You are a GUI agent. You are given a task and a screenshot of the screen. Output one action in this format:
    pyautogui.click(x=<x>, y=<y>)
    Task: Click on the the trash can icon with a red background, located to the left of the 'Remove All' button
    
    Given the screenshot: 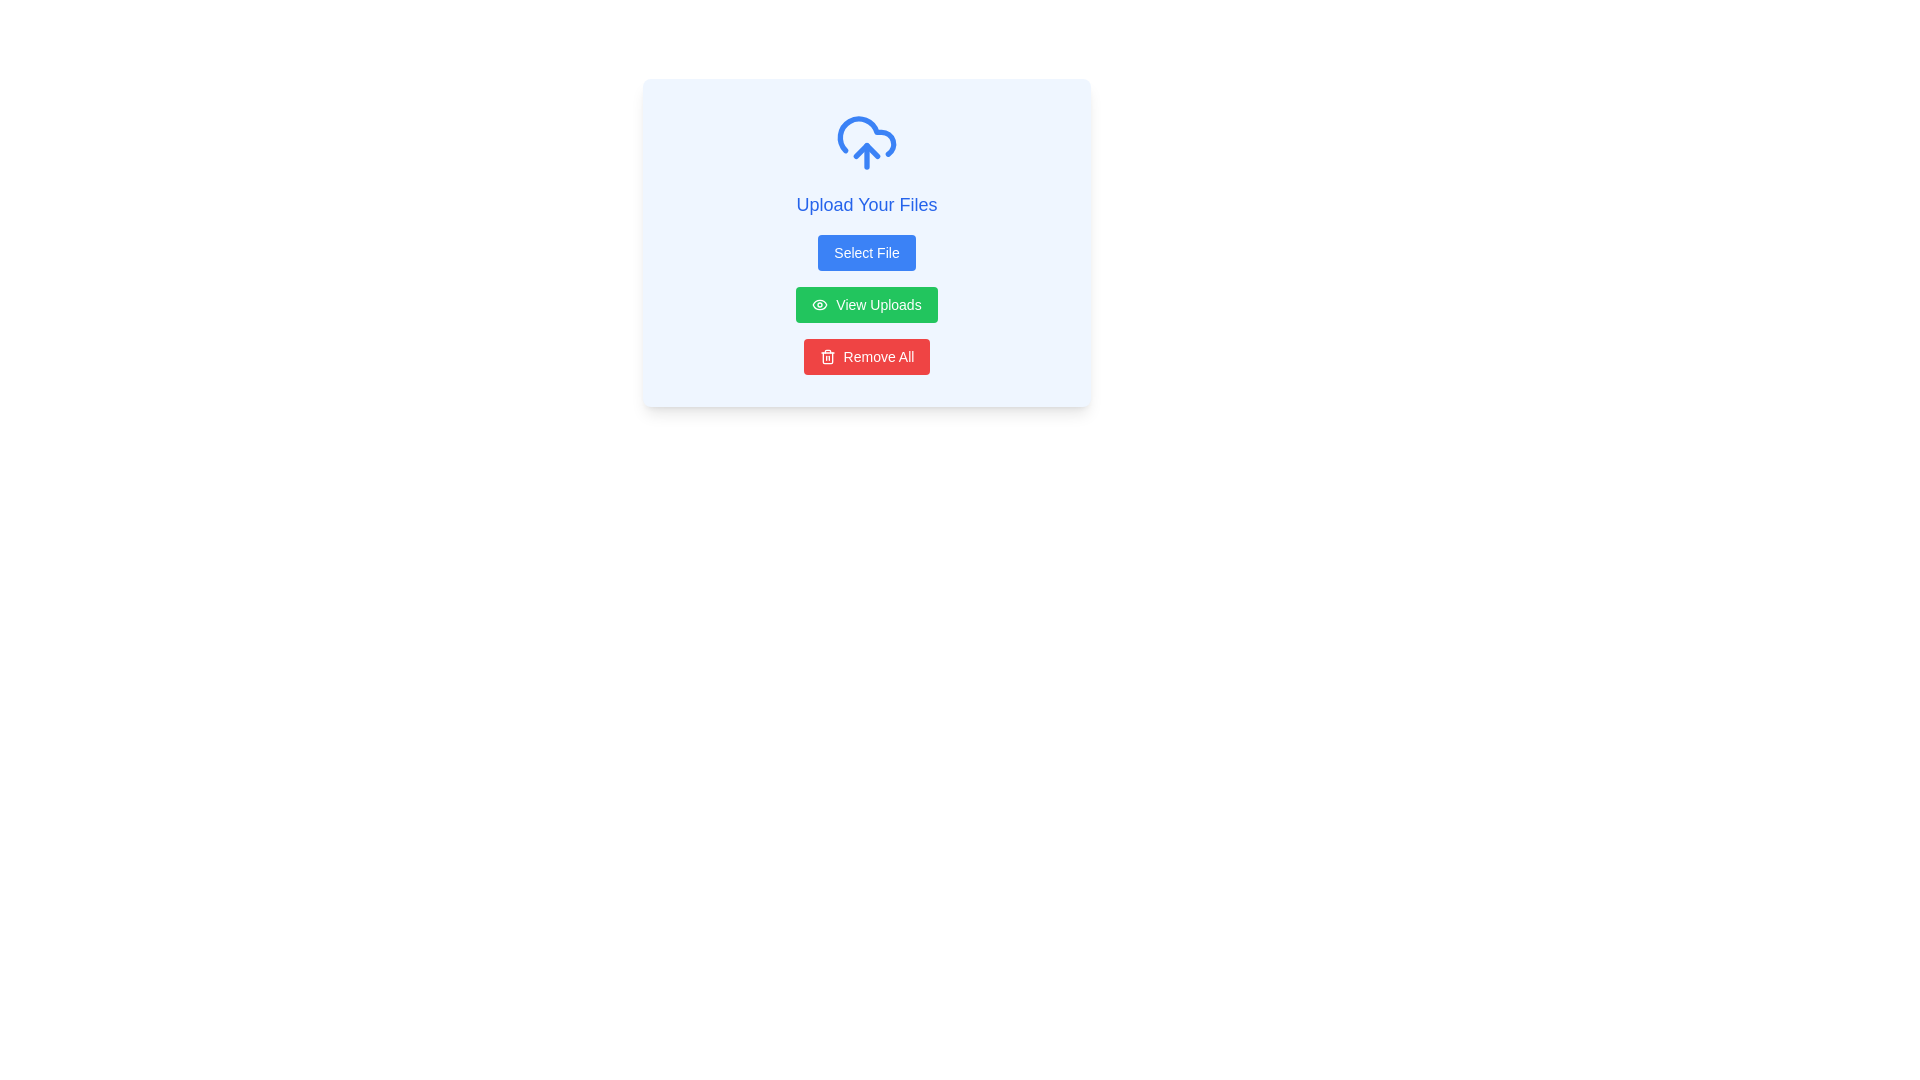 What is the action you would take?
    pyautogui.click(x=827, y=356)
    